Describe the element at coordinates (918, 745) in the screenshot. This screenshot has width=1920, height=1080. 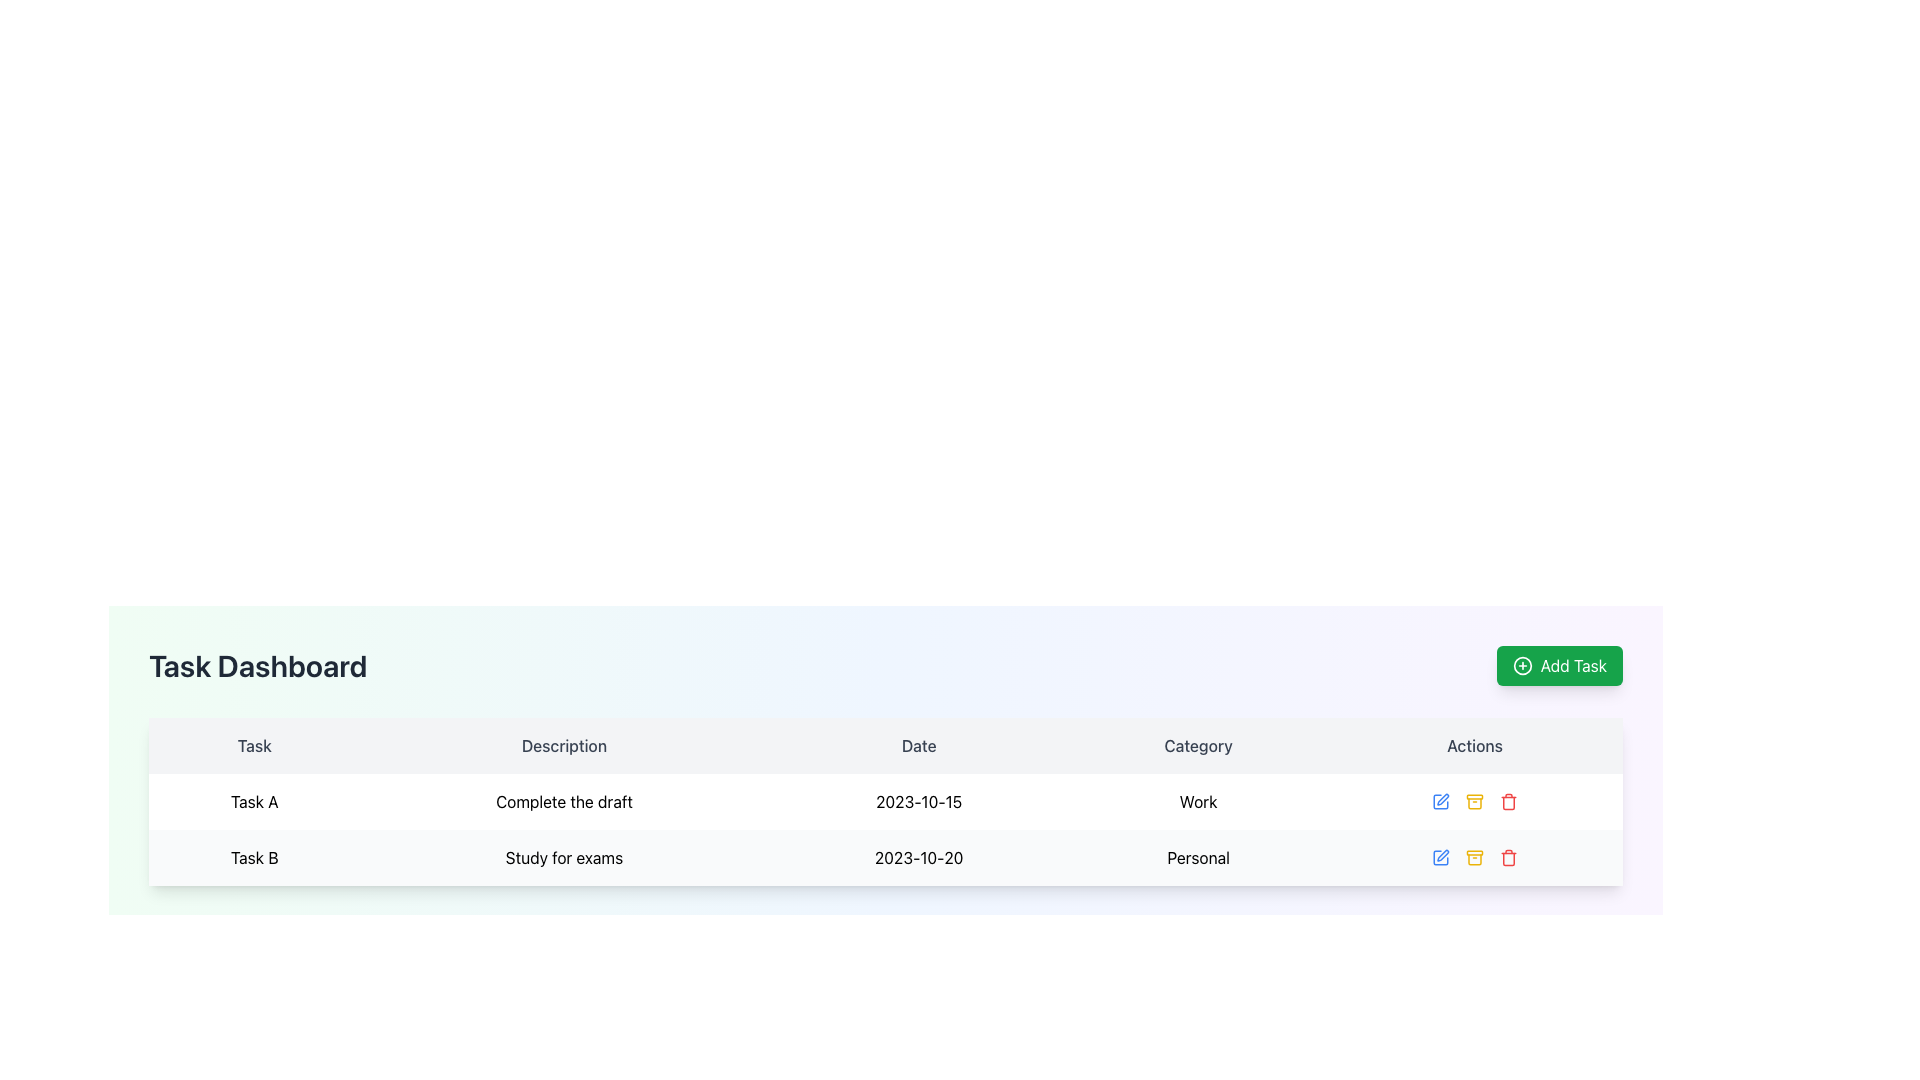
I see `the 'Date' table header, which is the third column header in a row of five, positioned between 'Description' and 'Category'` at that location.